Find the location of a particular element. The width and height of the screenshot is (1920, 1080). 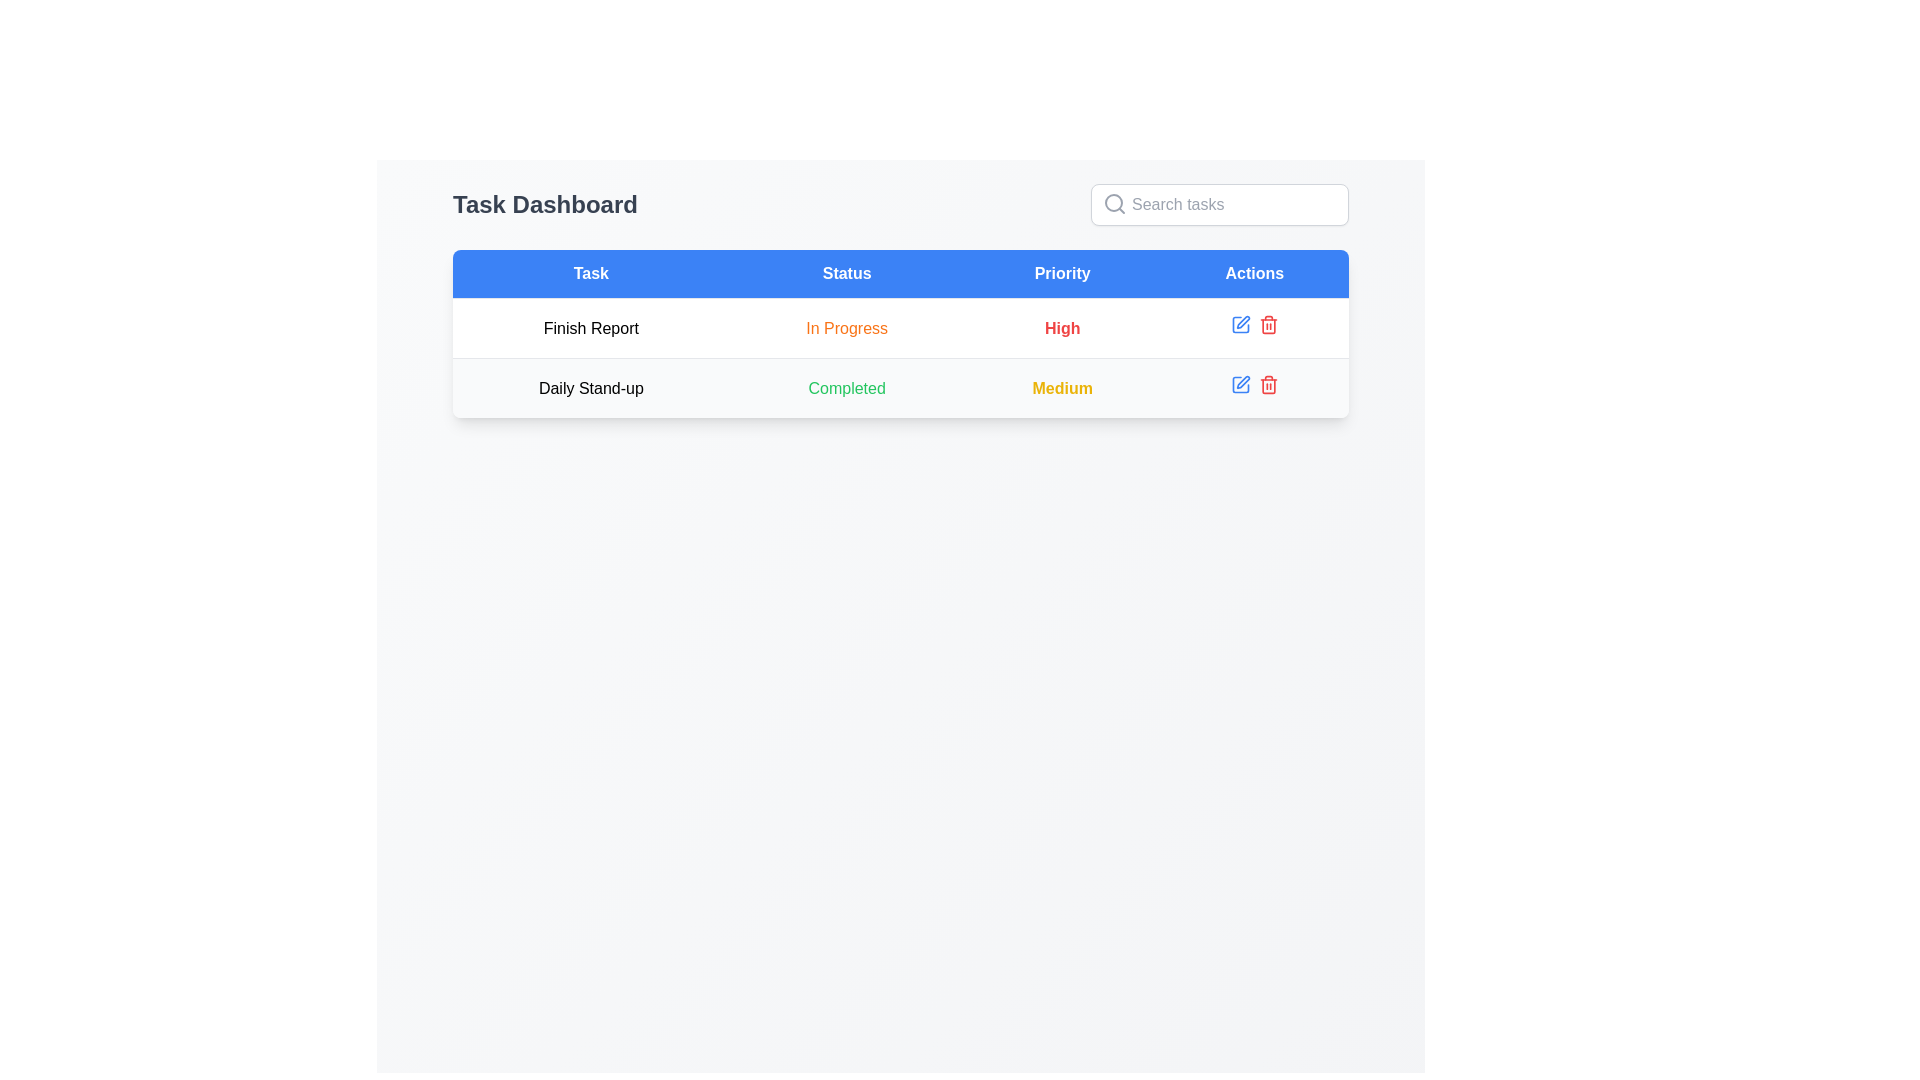

the edit button in the 'Actions' column of the first row in the task table to modify the details of the task with status 'In Progress' and priority 'High' is located at coordinates (1239, 323).